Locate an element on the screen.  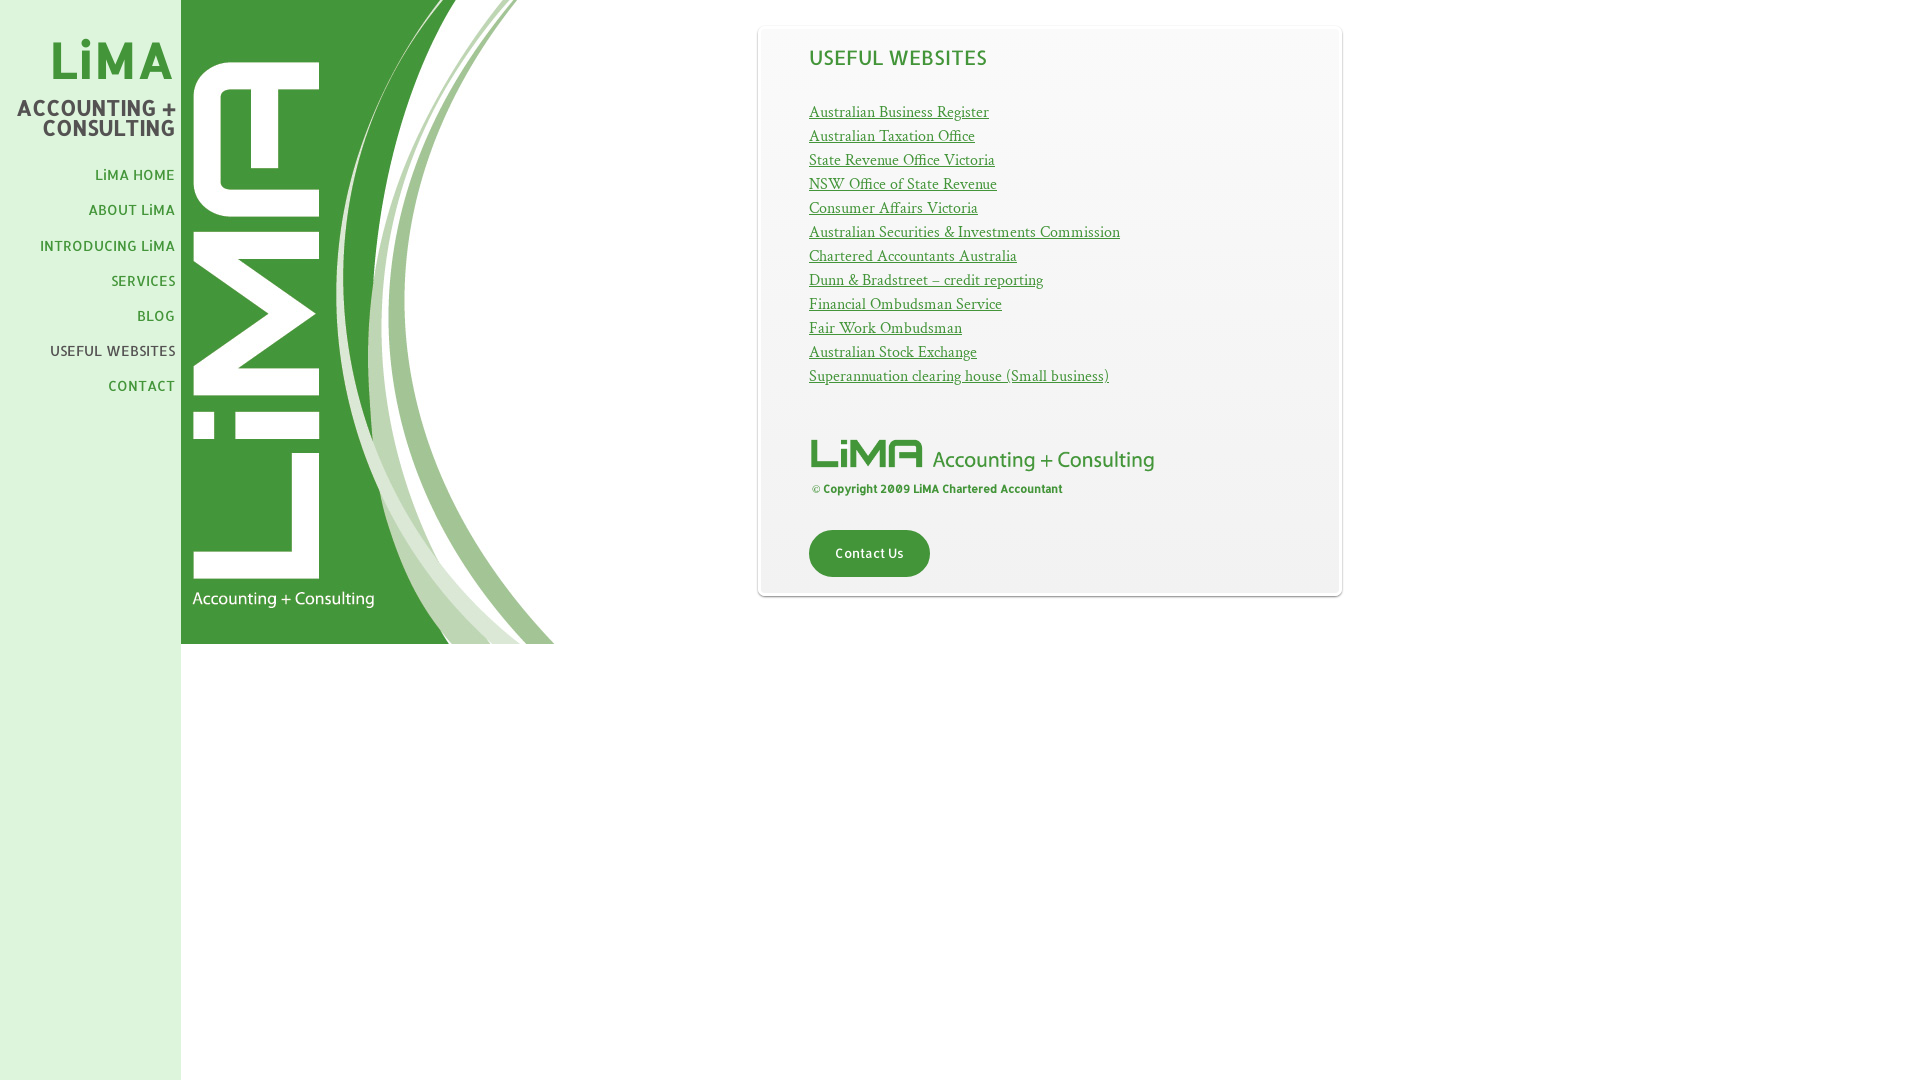
'Australian Securities & Investments Commission' is located at coordinates (964, 231).